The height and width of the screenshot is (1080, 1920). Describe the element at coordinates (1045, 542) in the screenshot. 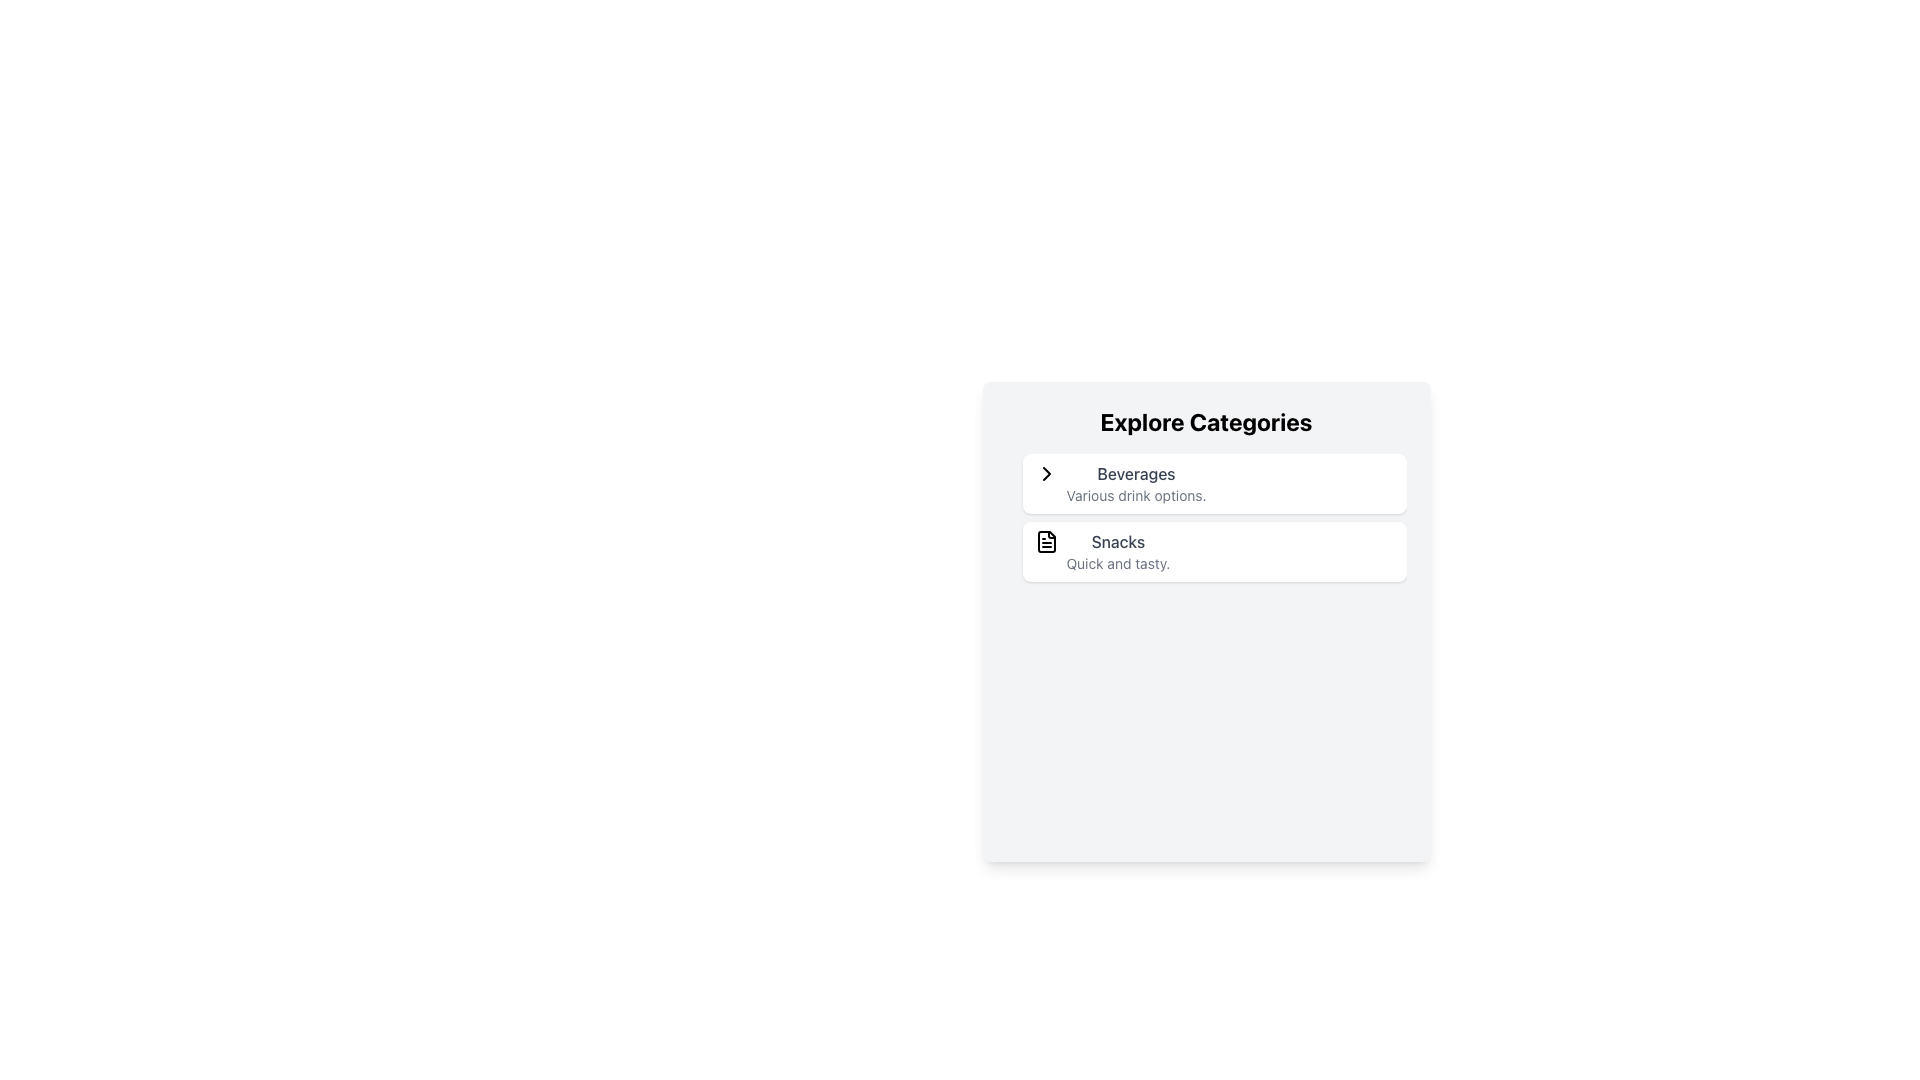

I see `the Snacks category icon in the Explore Categories panel, which serves as a visual cue for this category` at that location.